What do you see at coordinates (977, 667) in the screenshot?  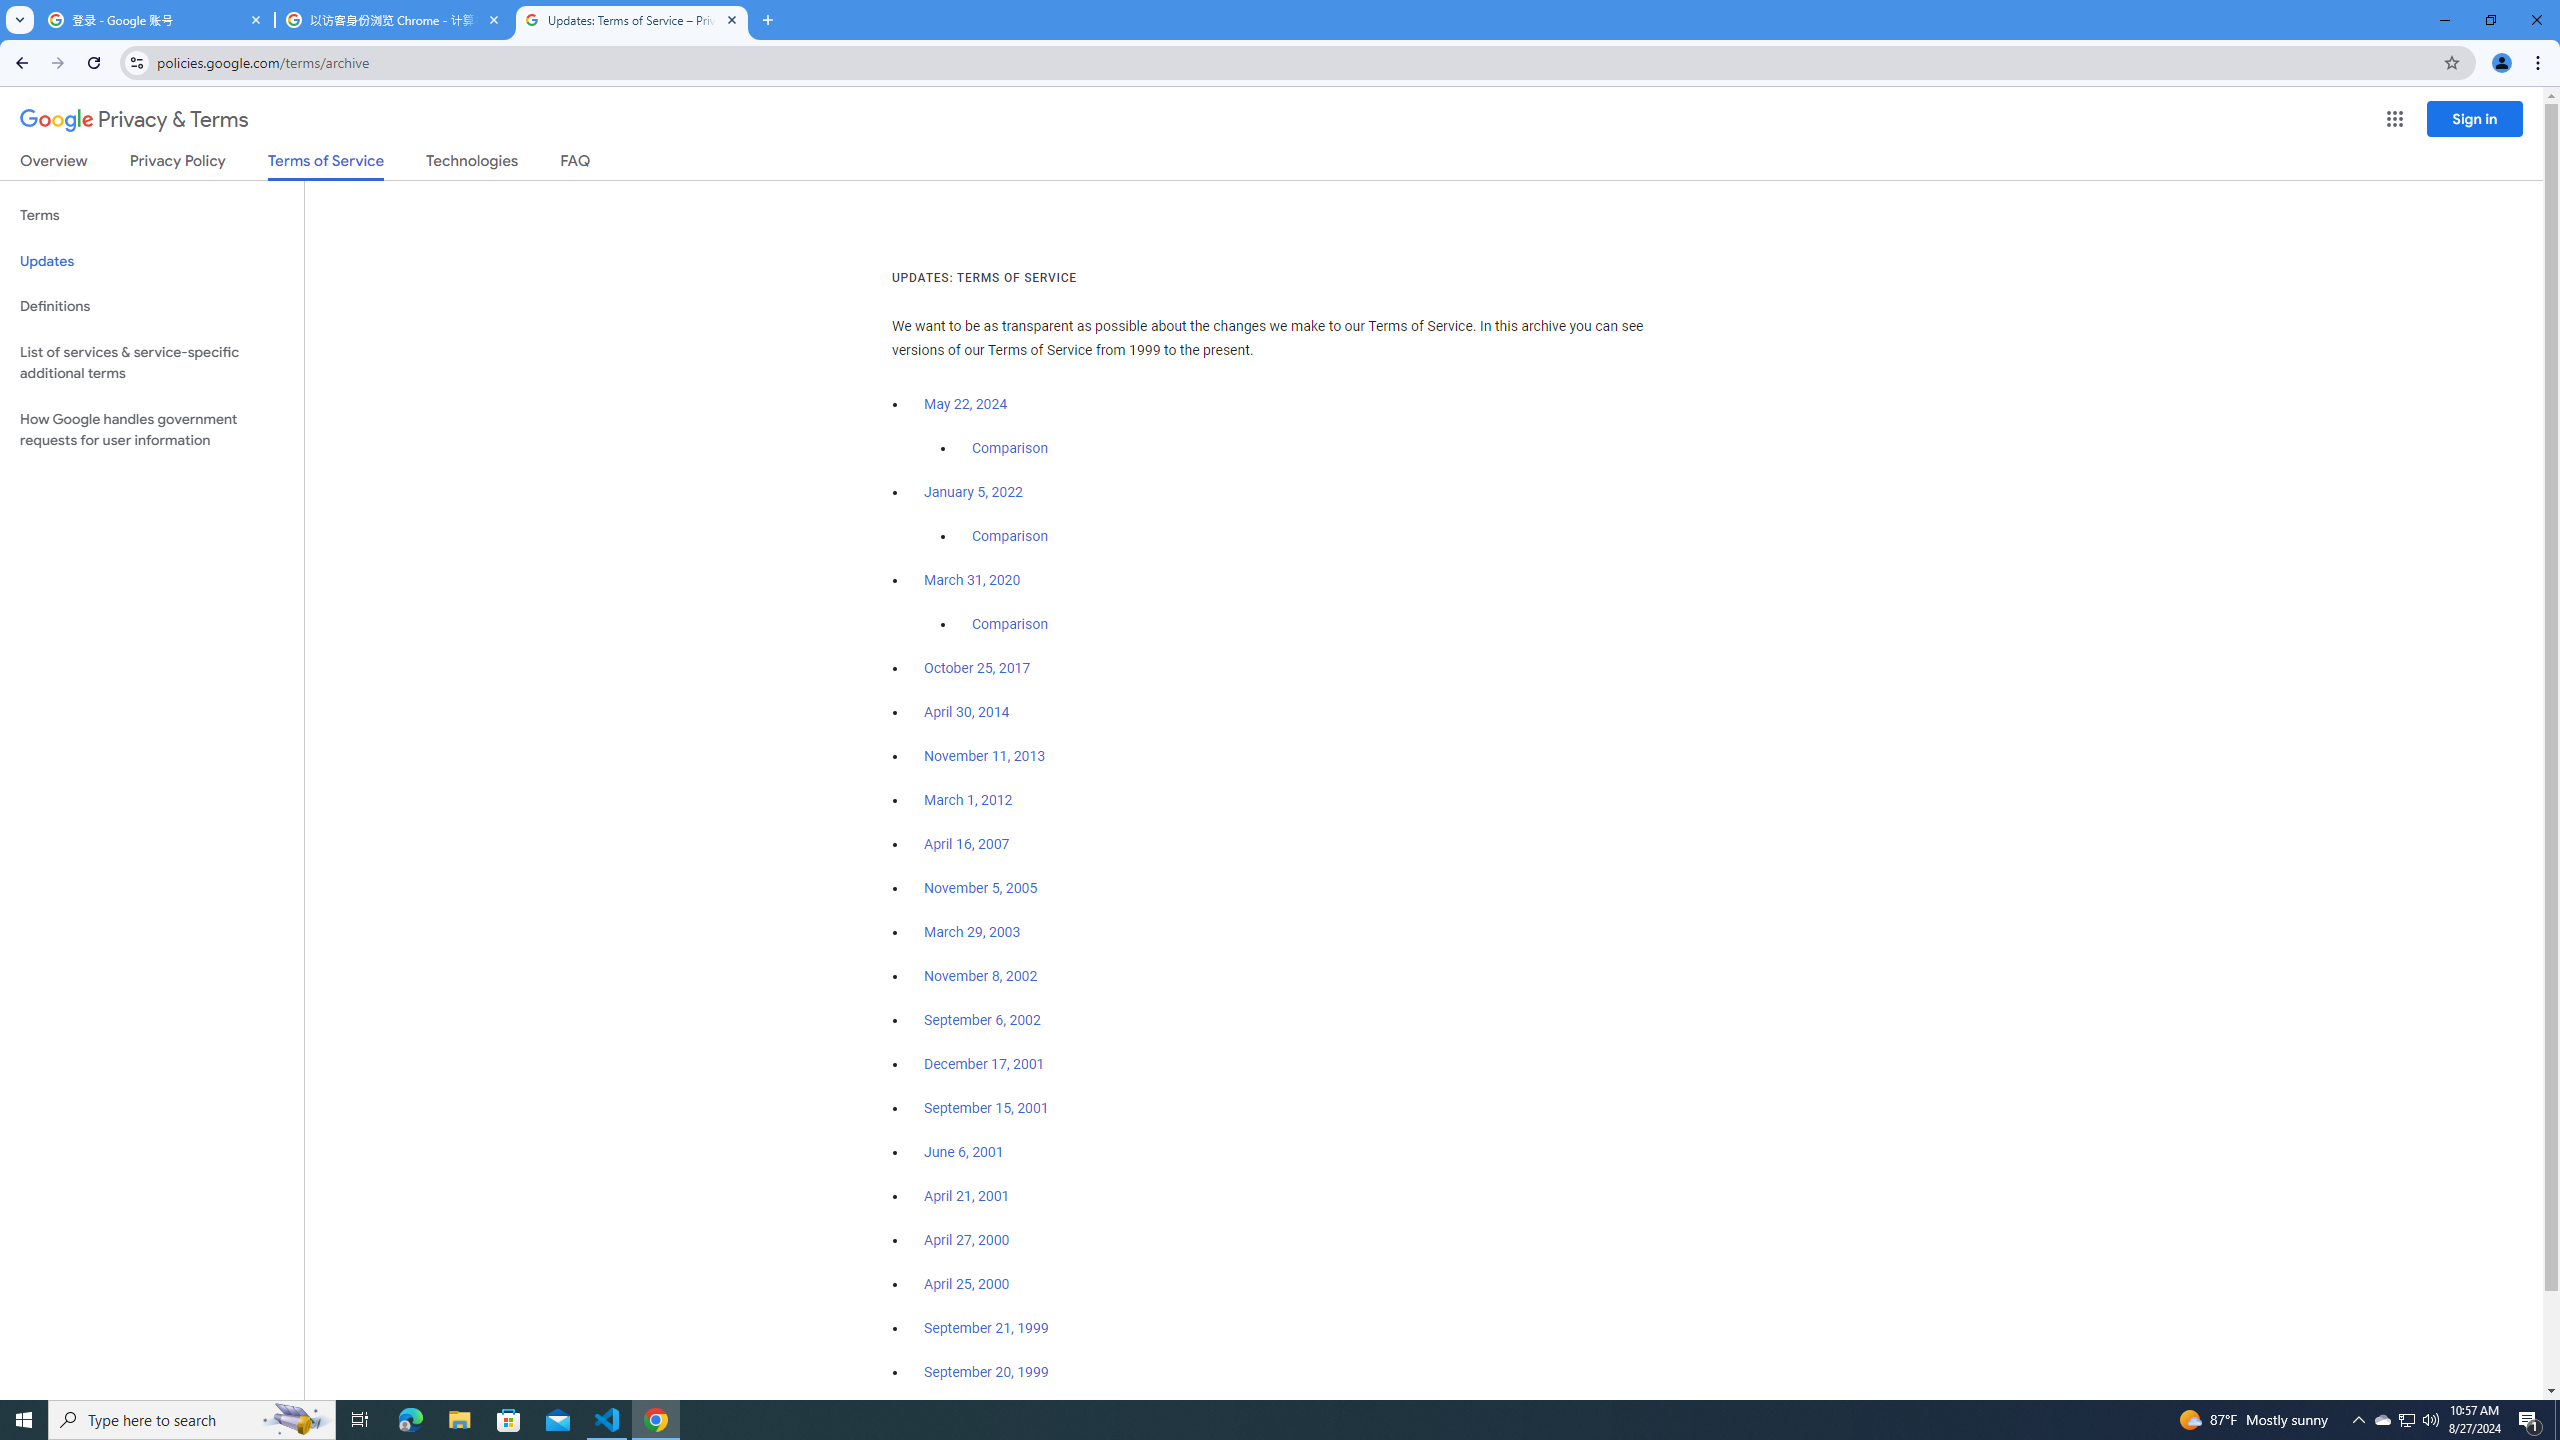 I see `'October 25, 2017'` at bounding box center [977, 667].